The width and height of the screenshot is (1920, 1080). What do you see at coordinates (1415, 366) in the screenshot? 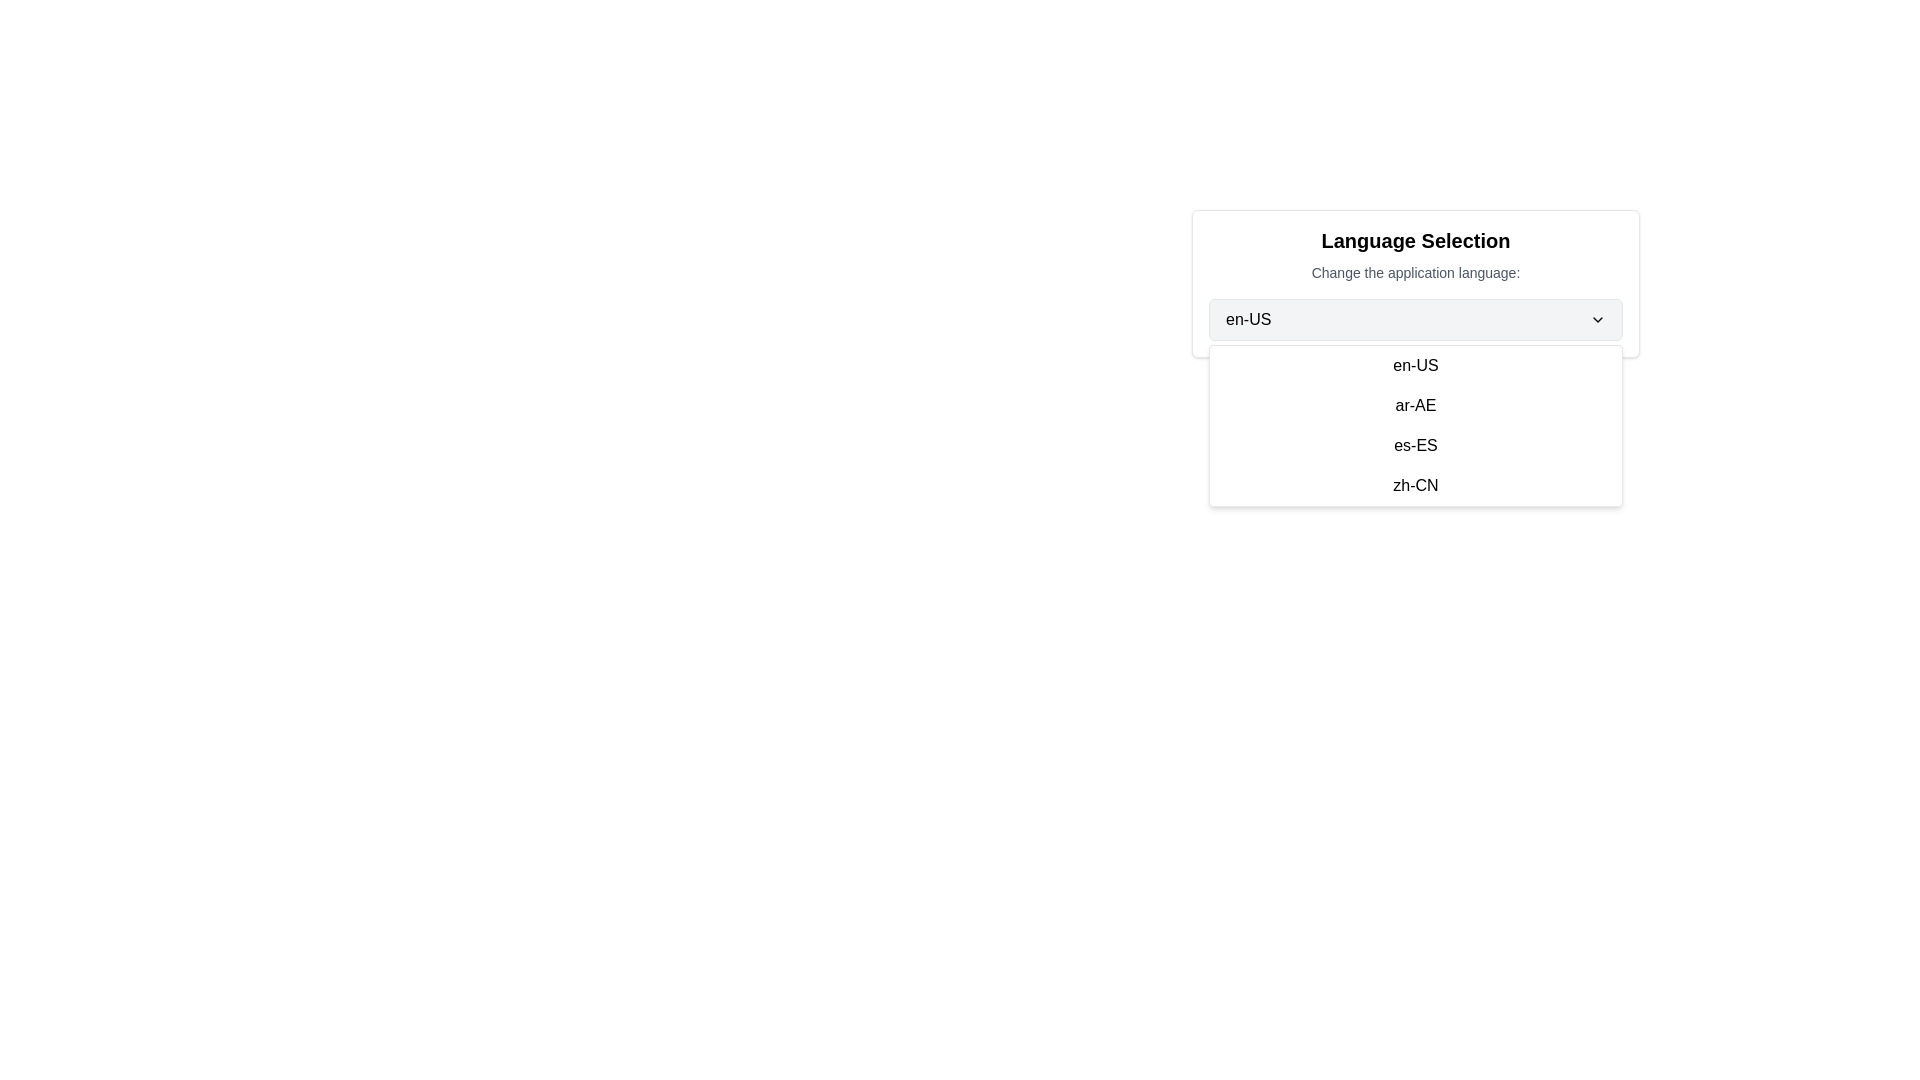
I see `the 'en-US' language option in the dropdown menu, which is the first item and styled with padding and a hover effect` at bounding box center [1415, 366].